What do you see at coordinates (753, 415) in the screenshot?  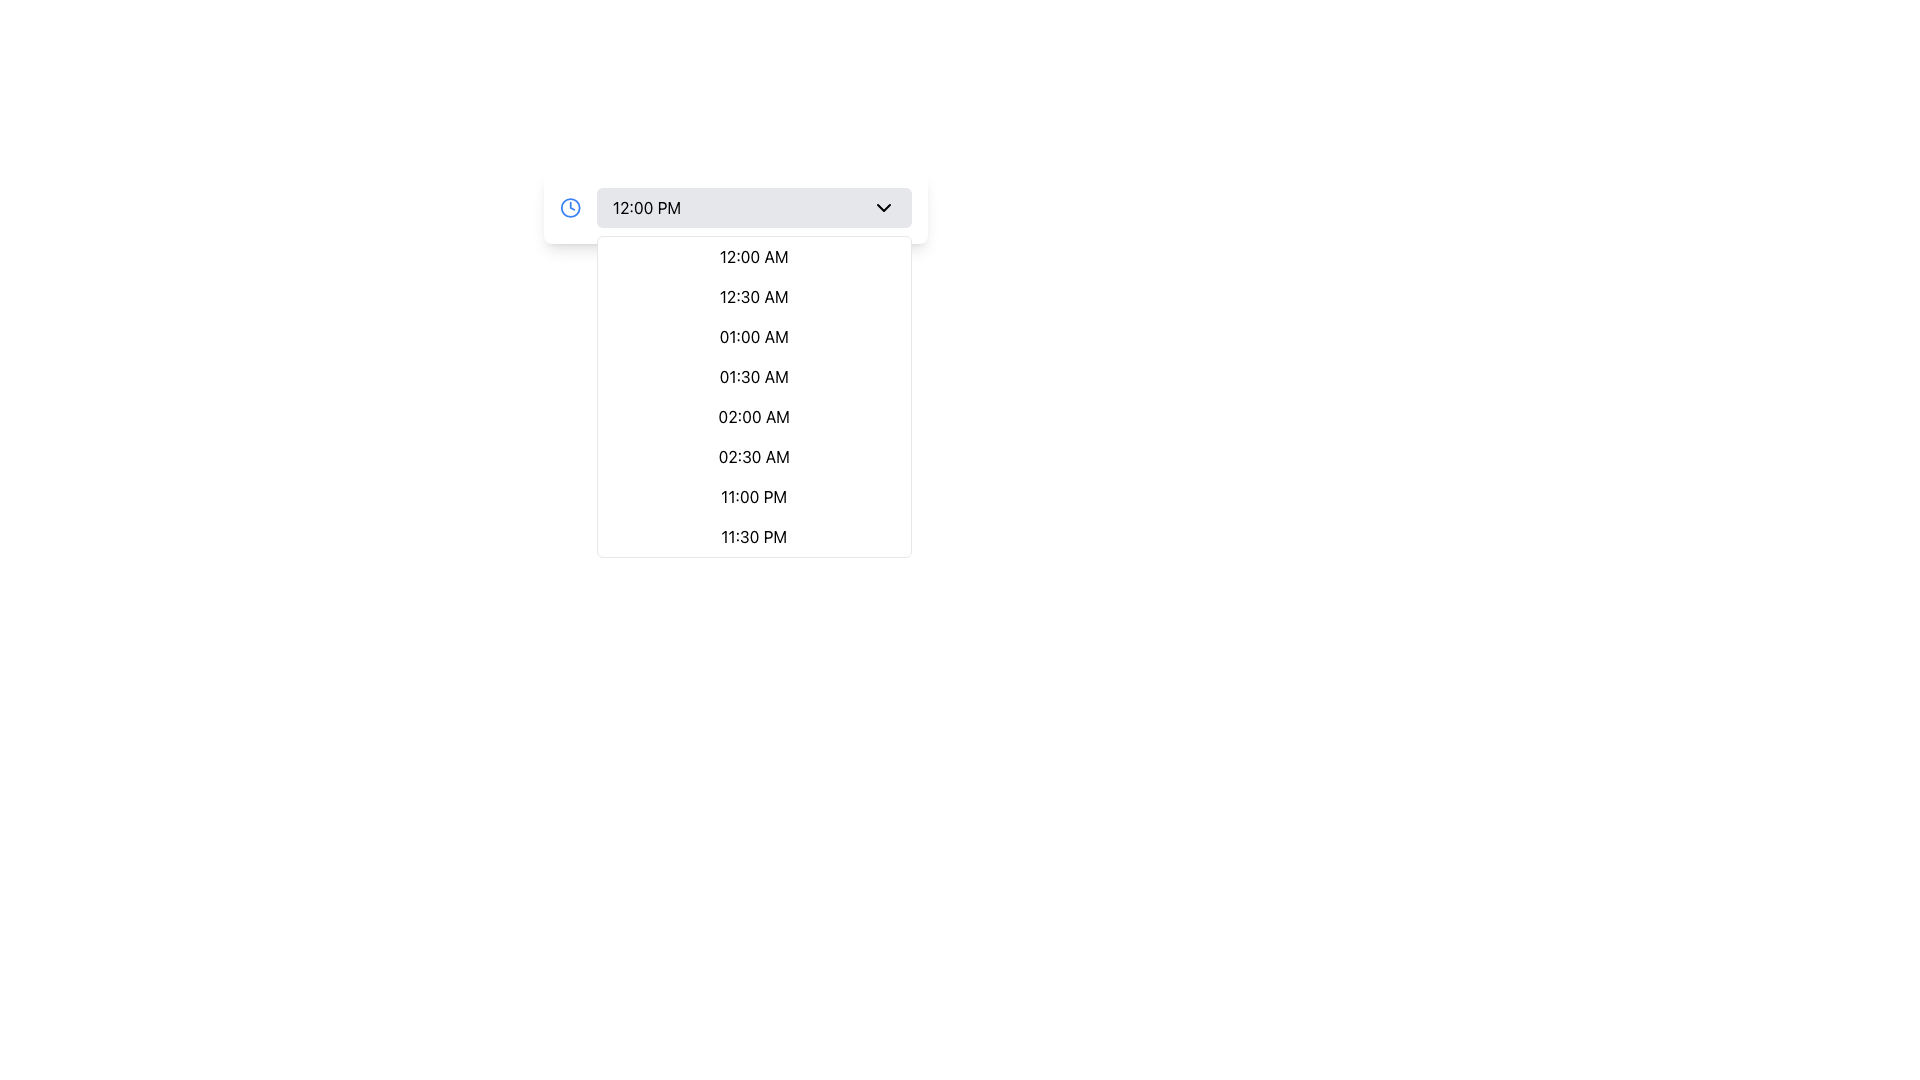 I see `the time selection item '02:00 AM' which is the fifth option in the dropdown menu` at bounding box center [753, 415].